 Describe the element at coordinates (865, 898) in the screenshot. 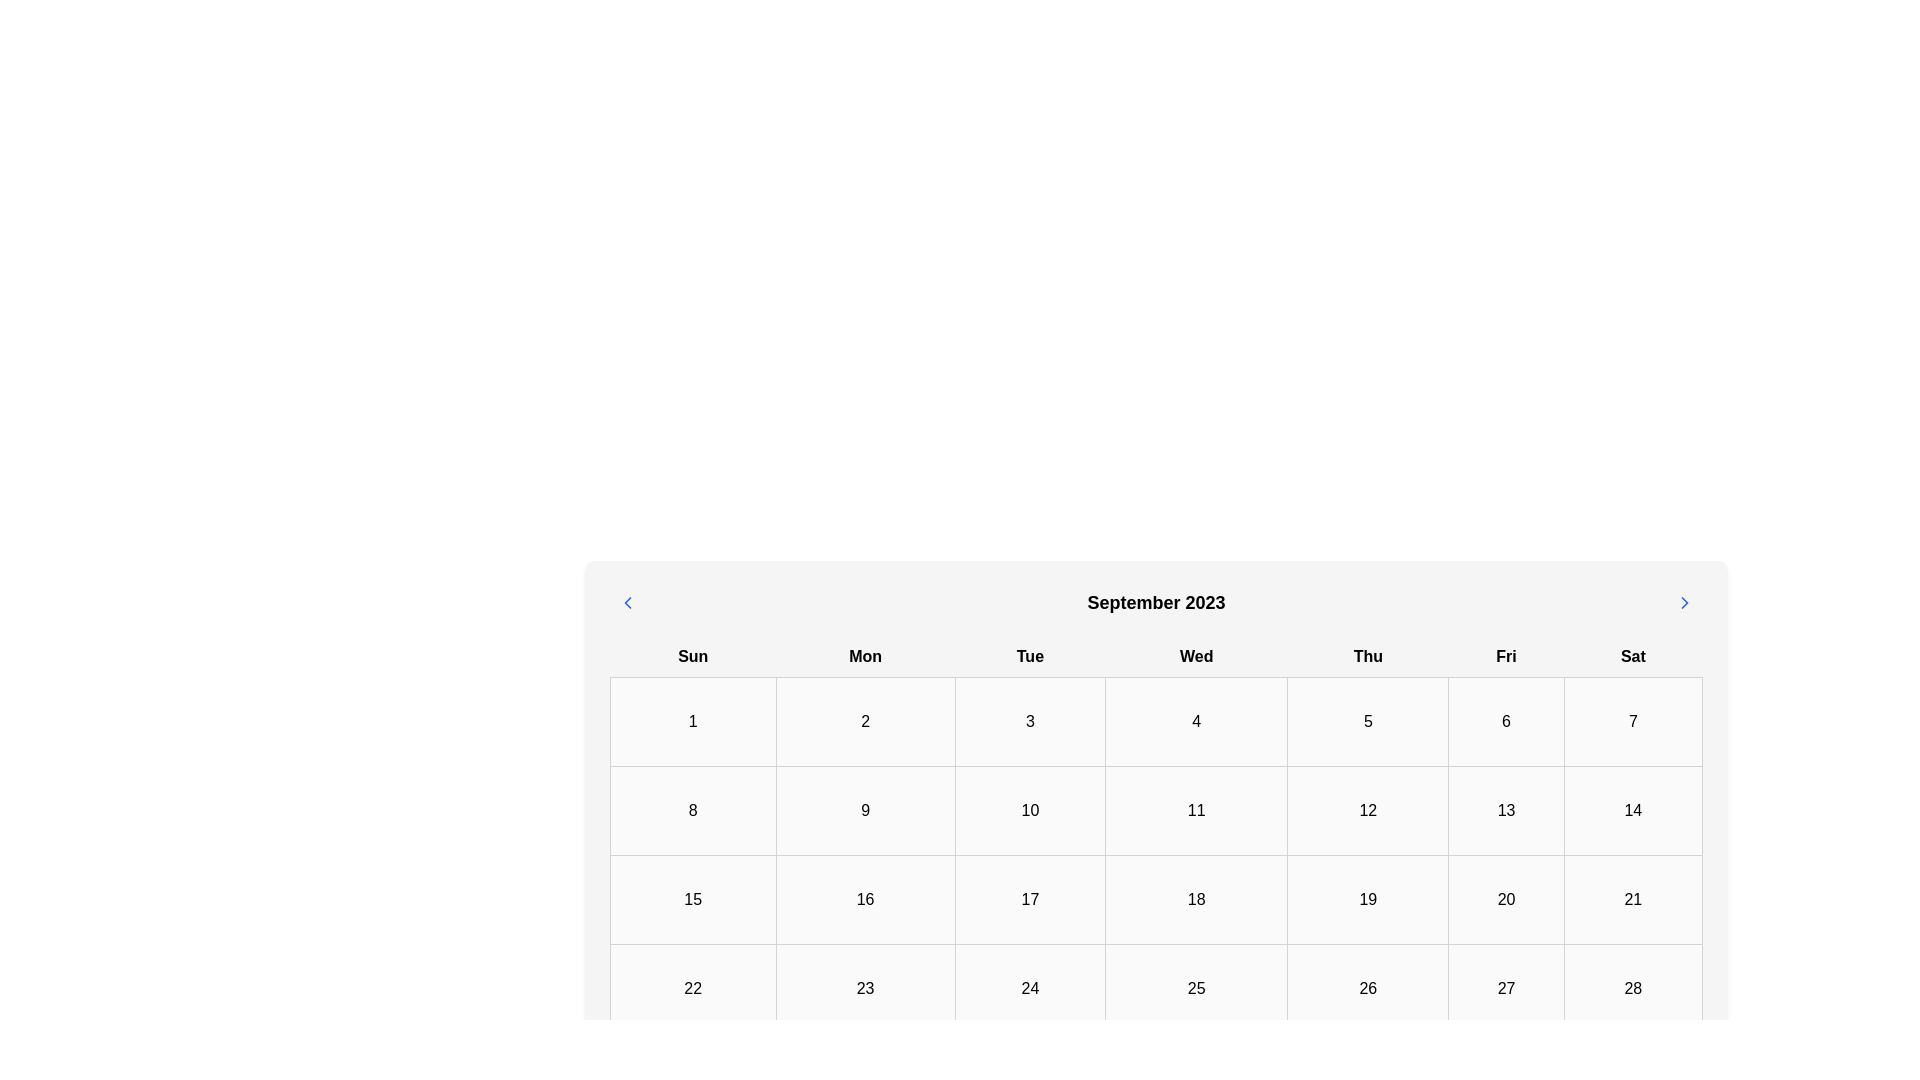

I see `the displayed date in the text box showing the number '16', which is the second box from the left in the third row of the month view calendar` at that location.